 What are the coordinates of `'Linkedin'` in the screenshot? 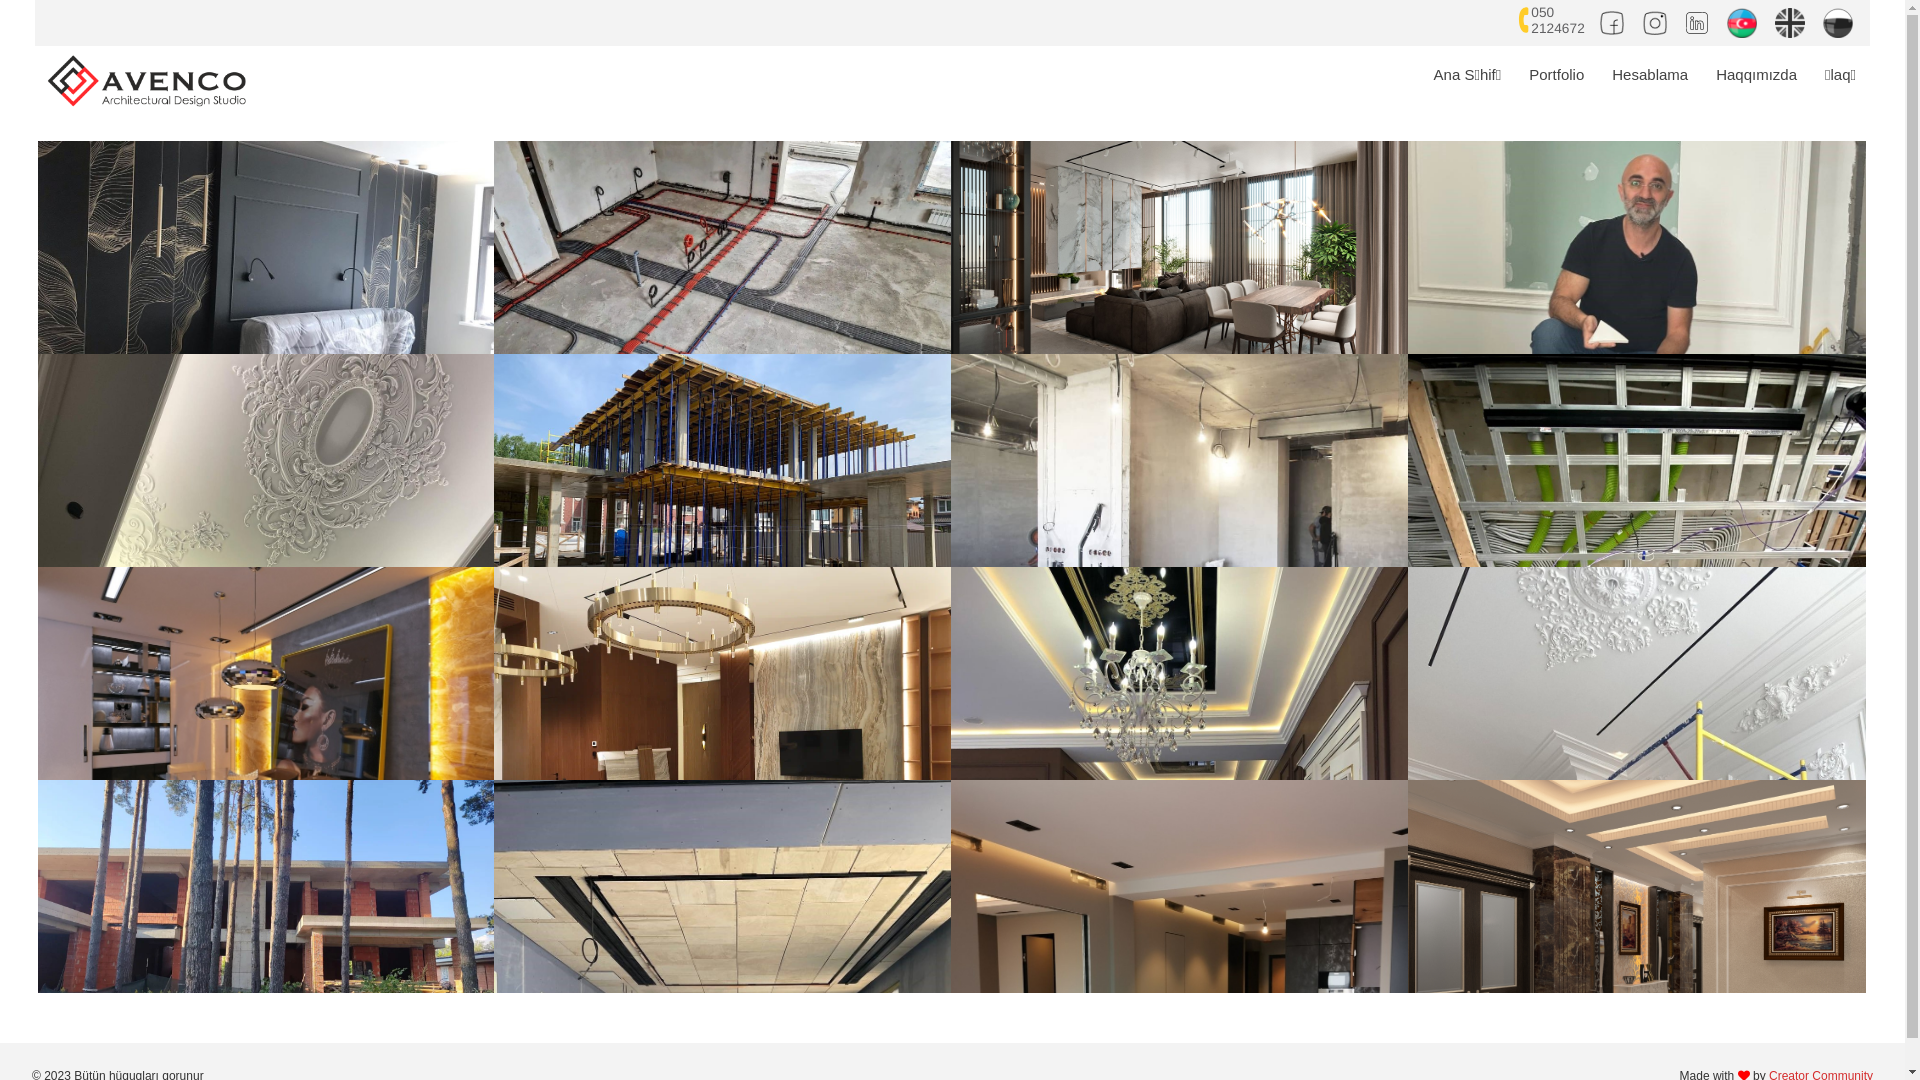 It's located at (1698, 19).